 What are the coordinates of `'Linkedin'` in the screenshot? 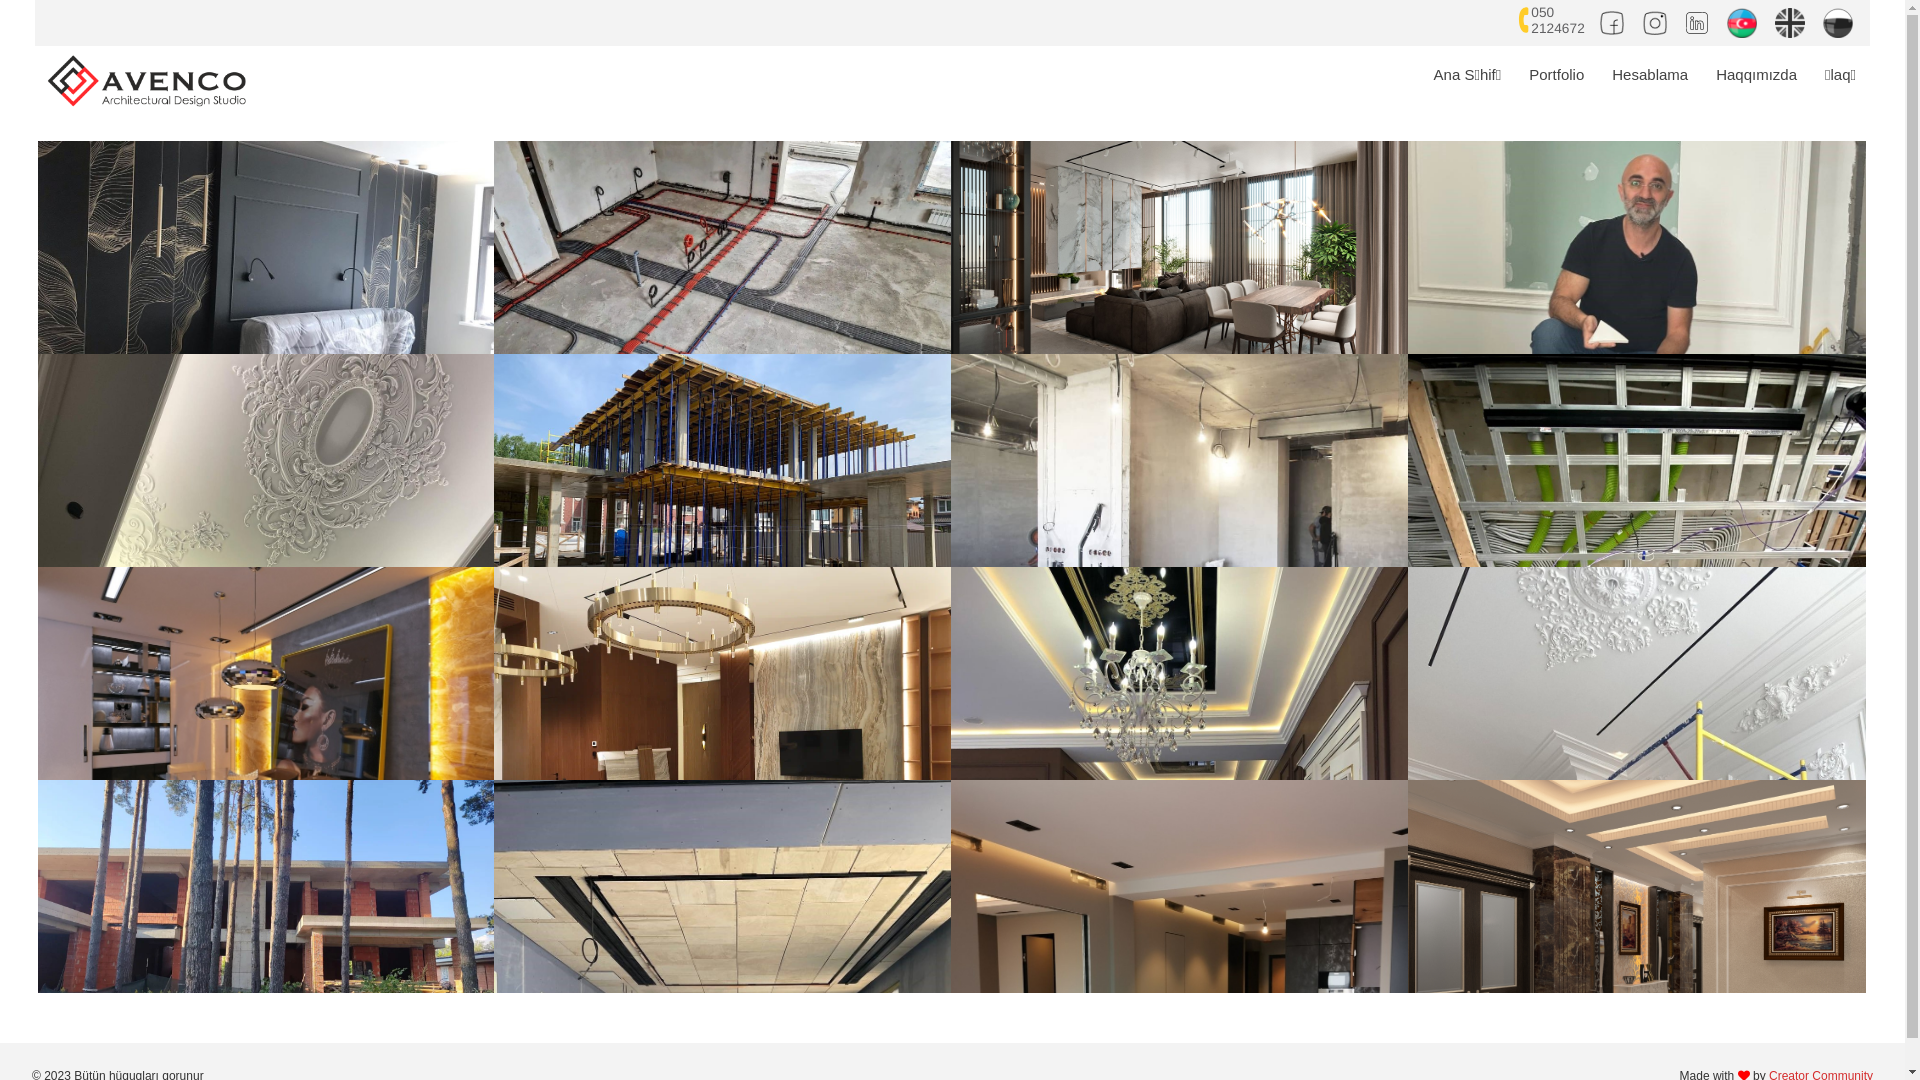 It's located at (1698, 19).